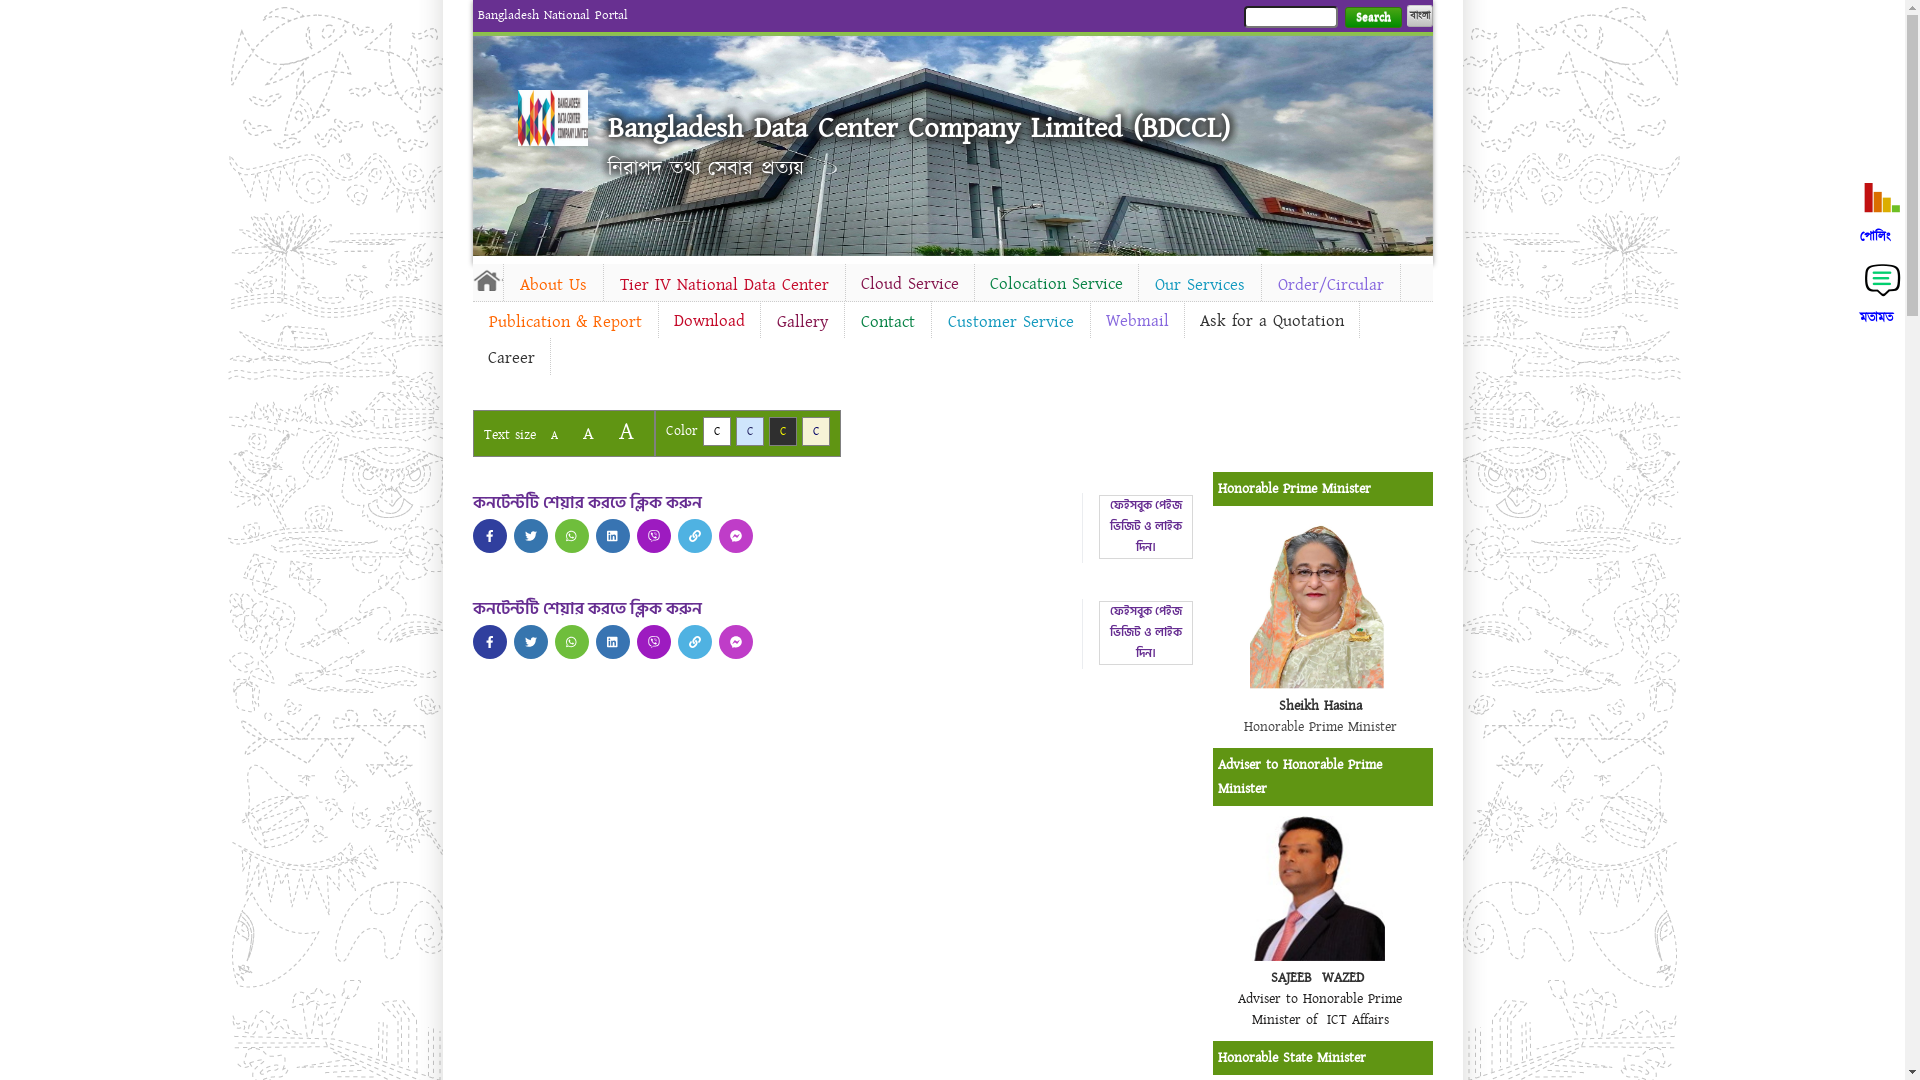 This screenshot has height=1080, width=1920. I want to click on 'Download', so click(708, 319).